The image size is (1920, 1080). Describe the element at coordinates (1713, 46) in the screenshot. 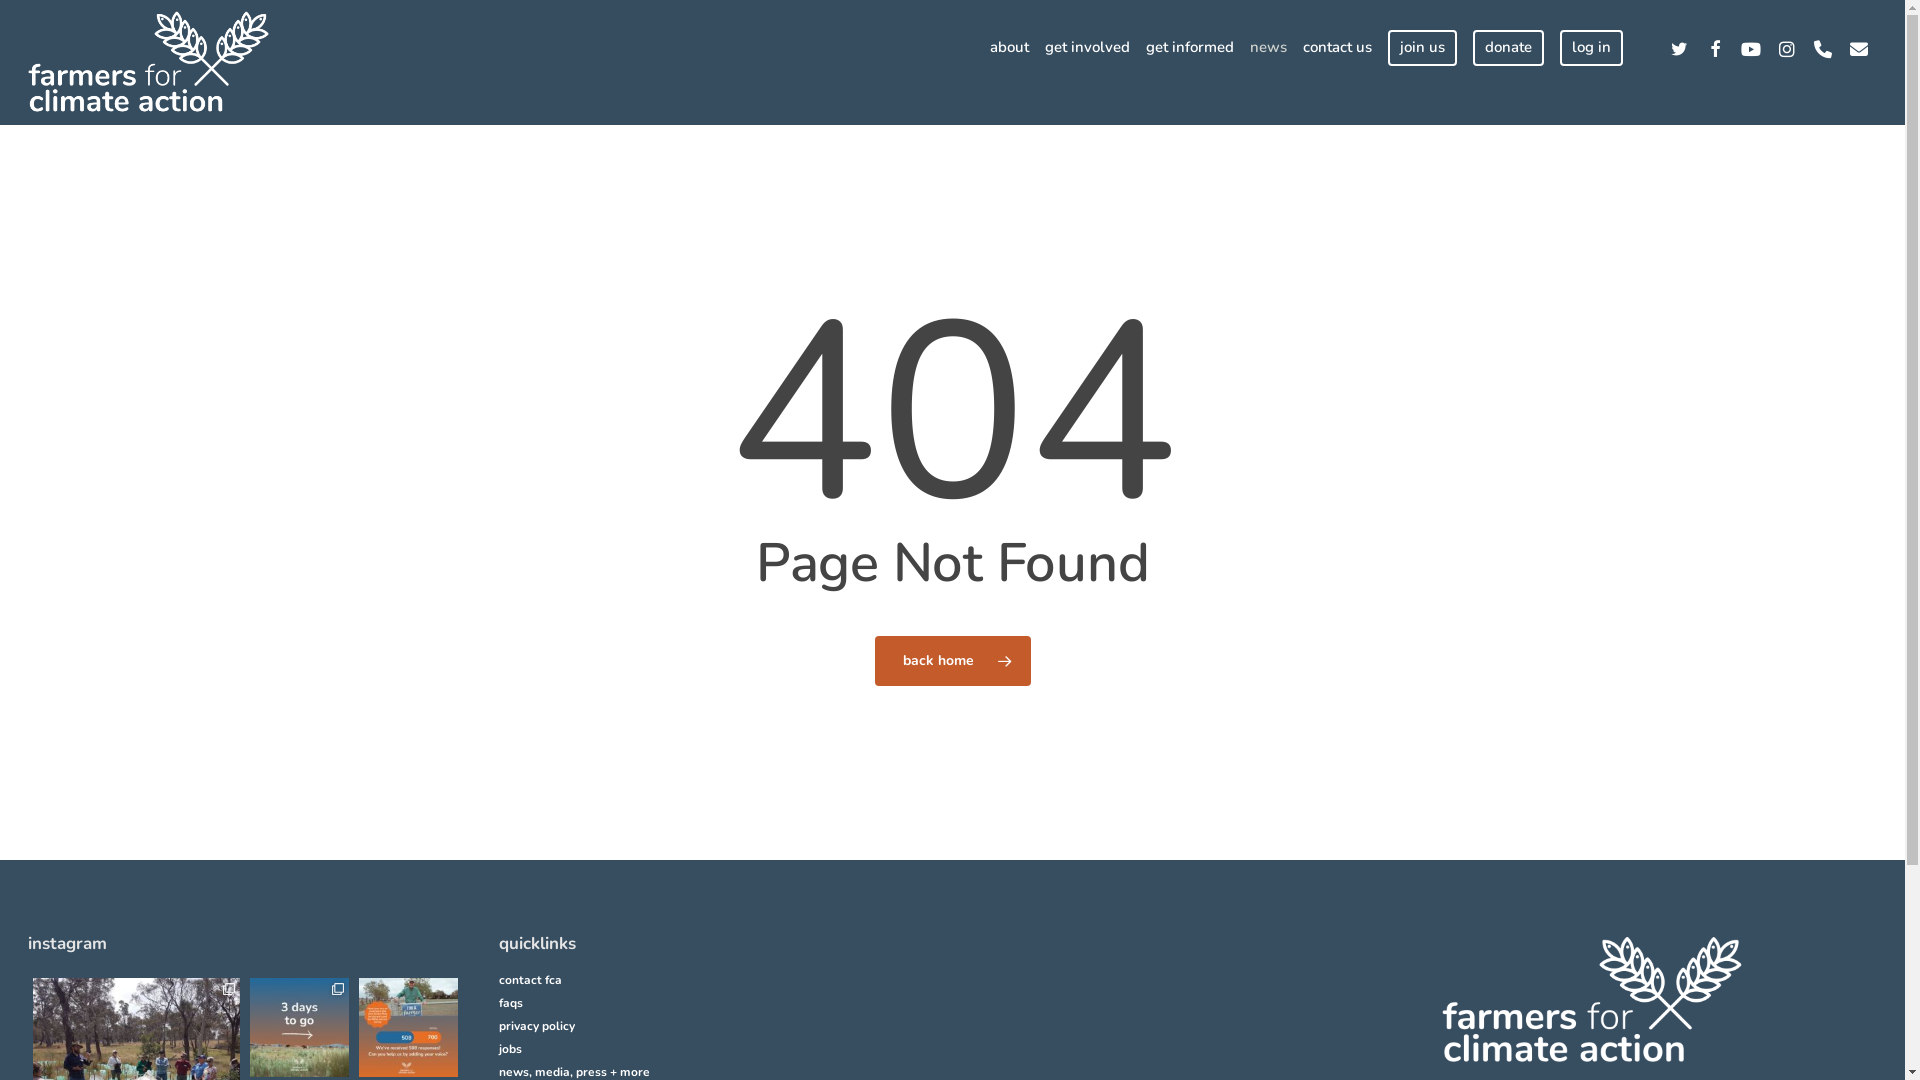

I see `'facebook'` at that location.